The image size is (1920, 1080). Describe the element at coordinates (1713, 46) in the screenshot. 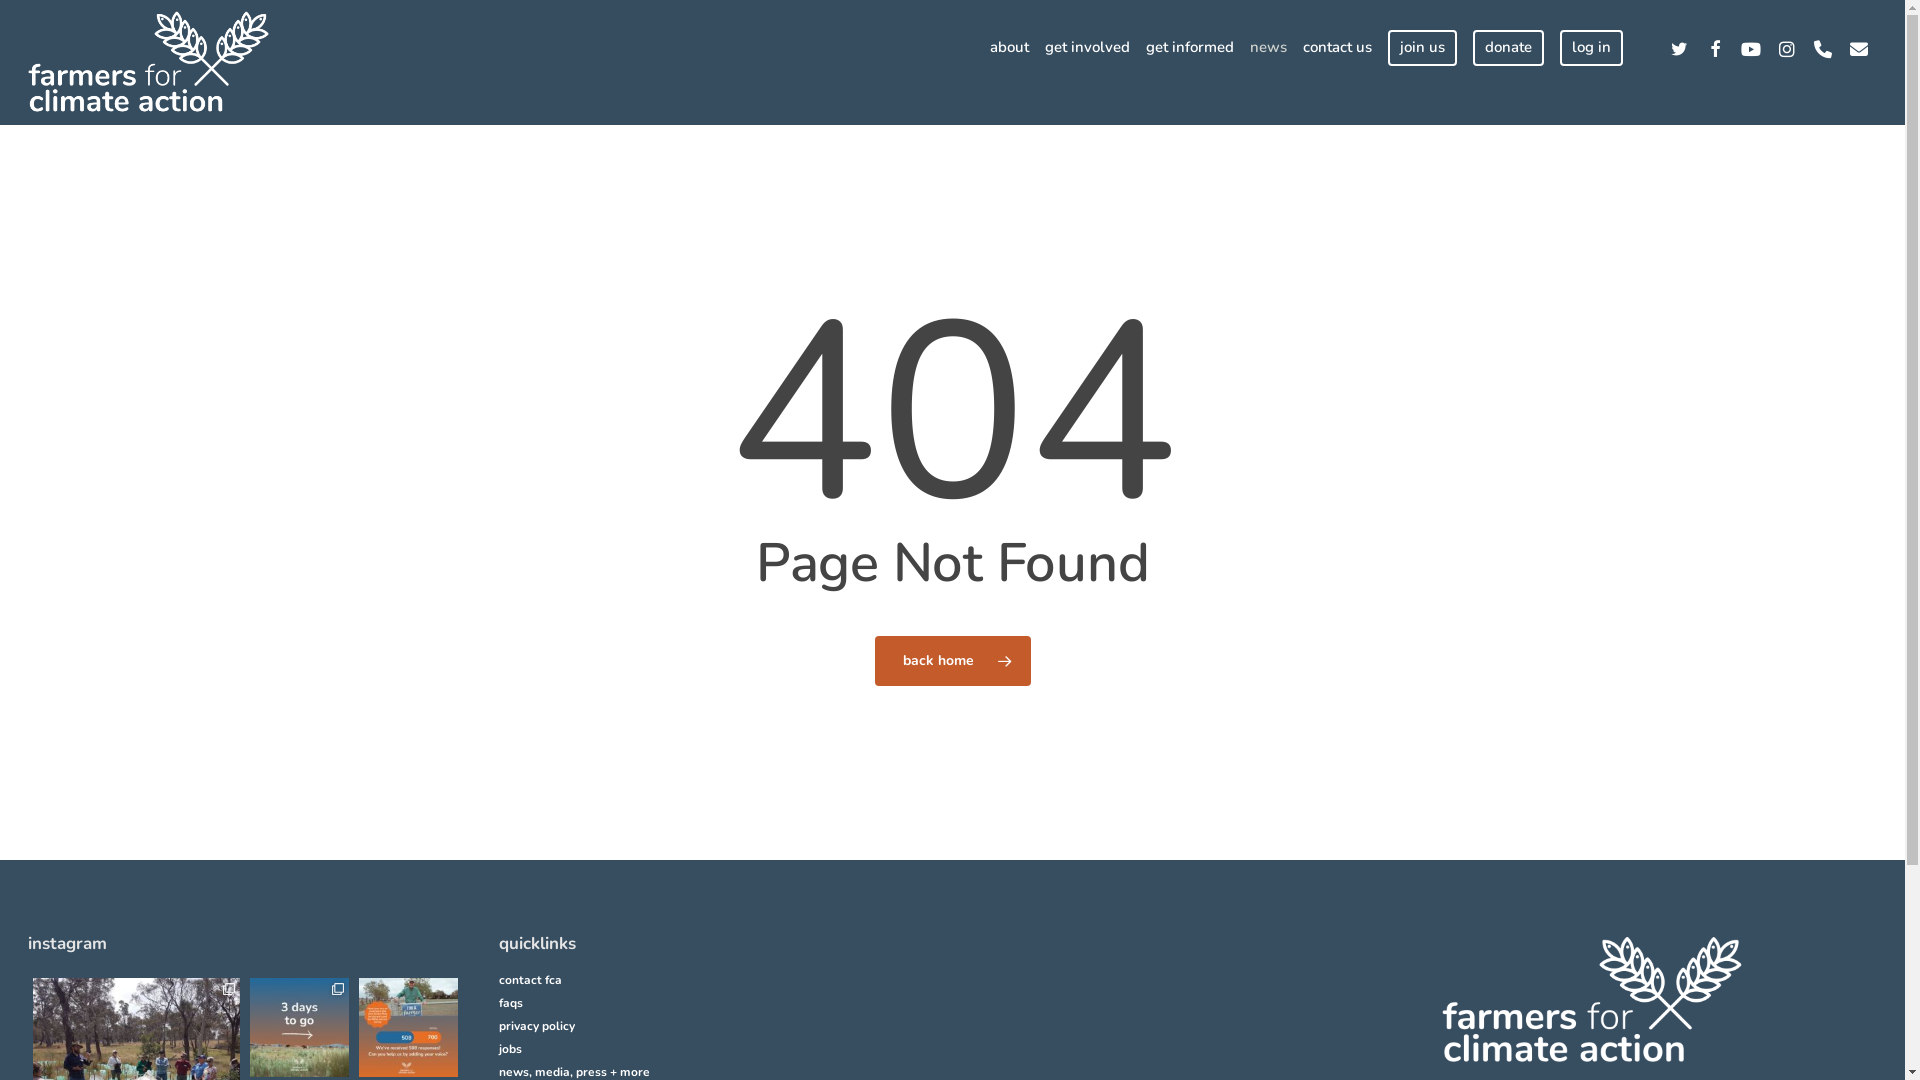

I see `'facebook'` at that location.